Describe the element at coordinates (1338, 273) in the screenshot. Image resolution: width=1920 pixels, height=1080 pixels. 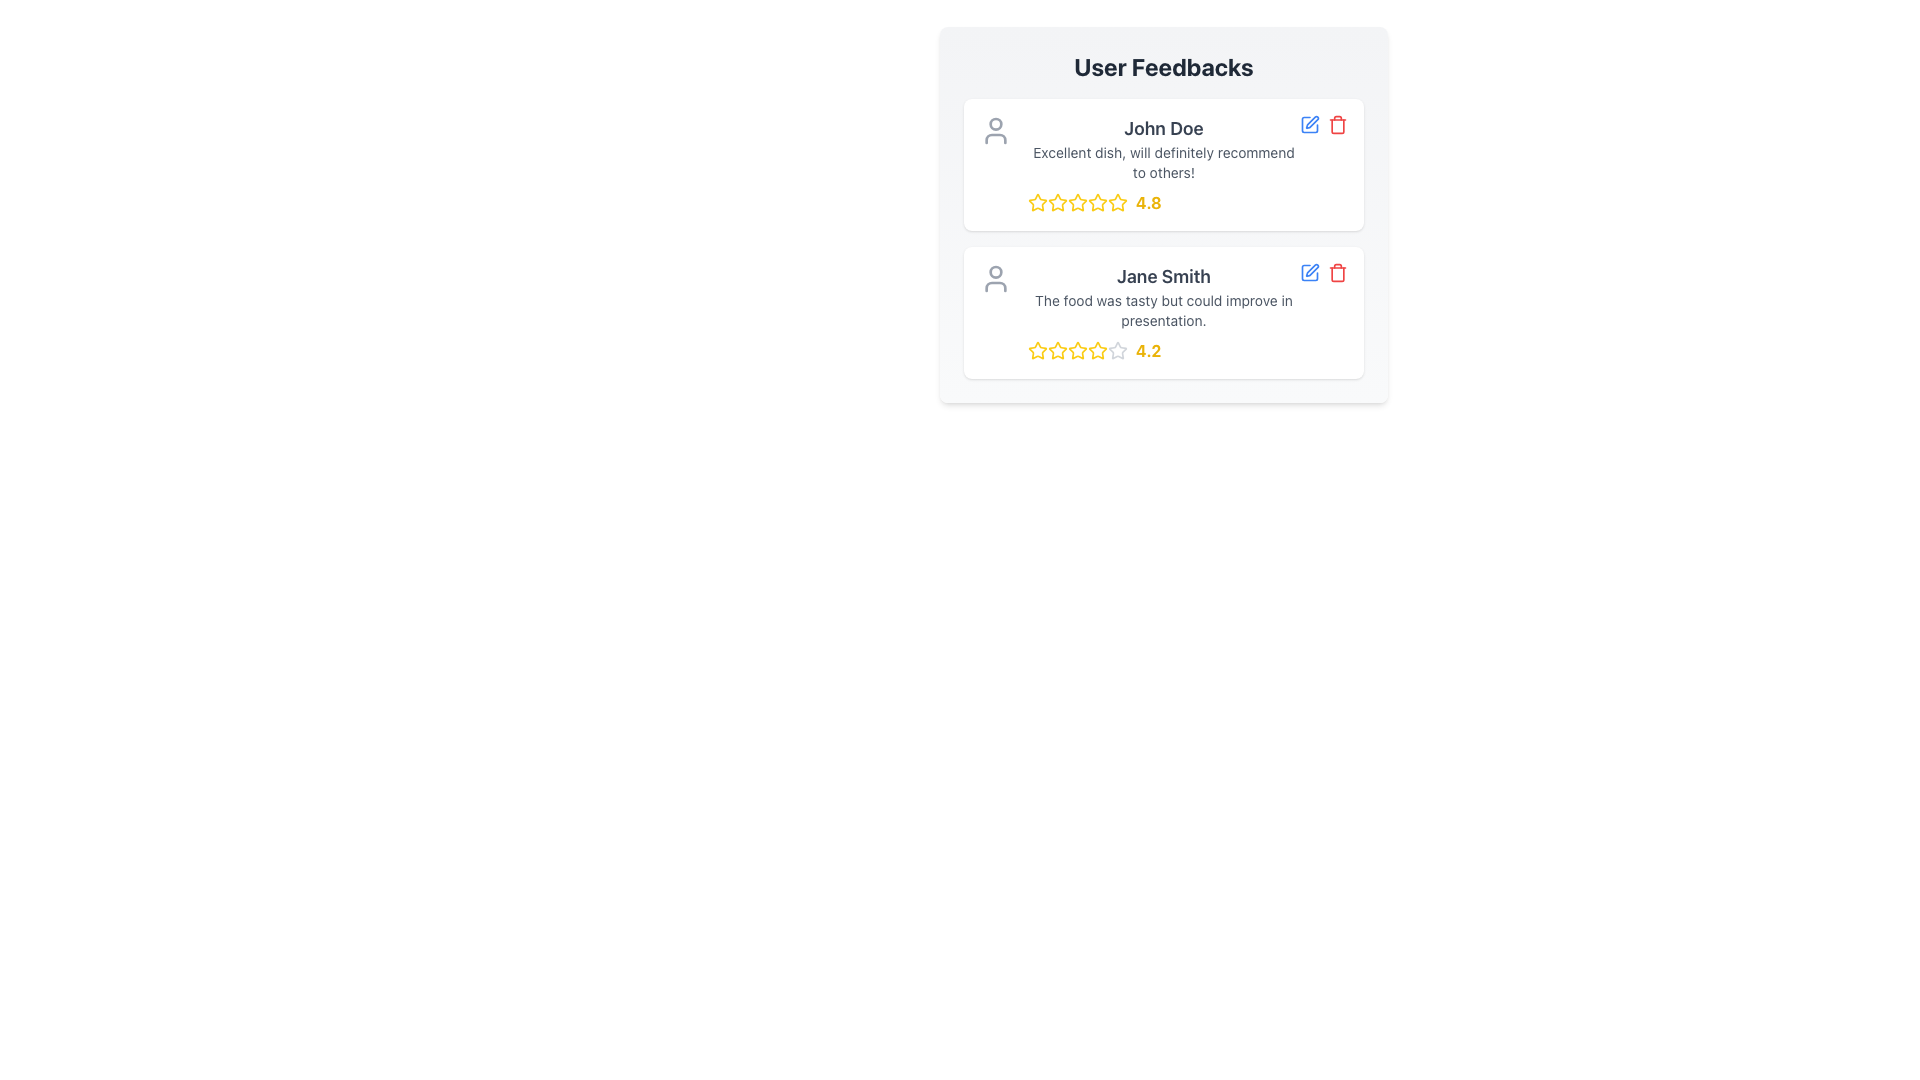
I see `the delete button located in the top-right area of the user interface` at that location.